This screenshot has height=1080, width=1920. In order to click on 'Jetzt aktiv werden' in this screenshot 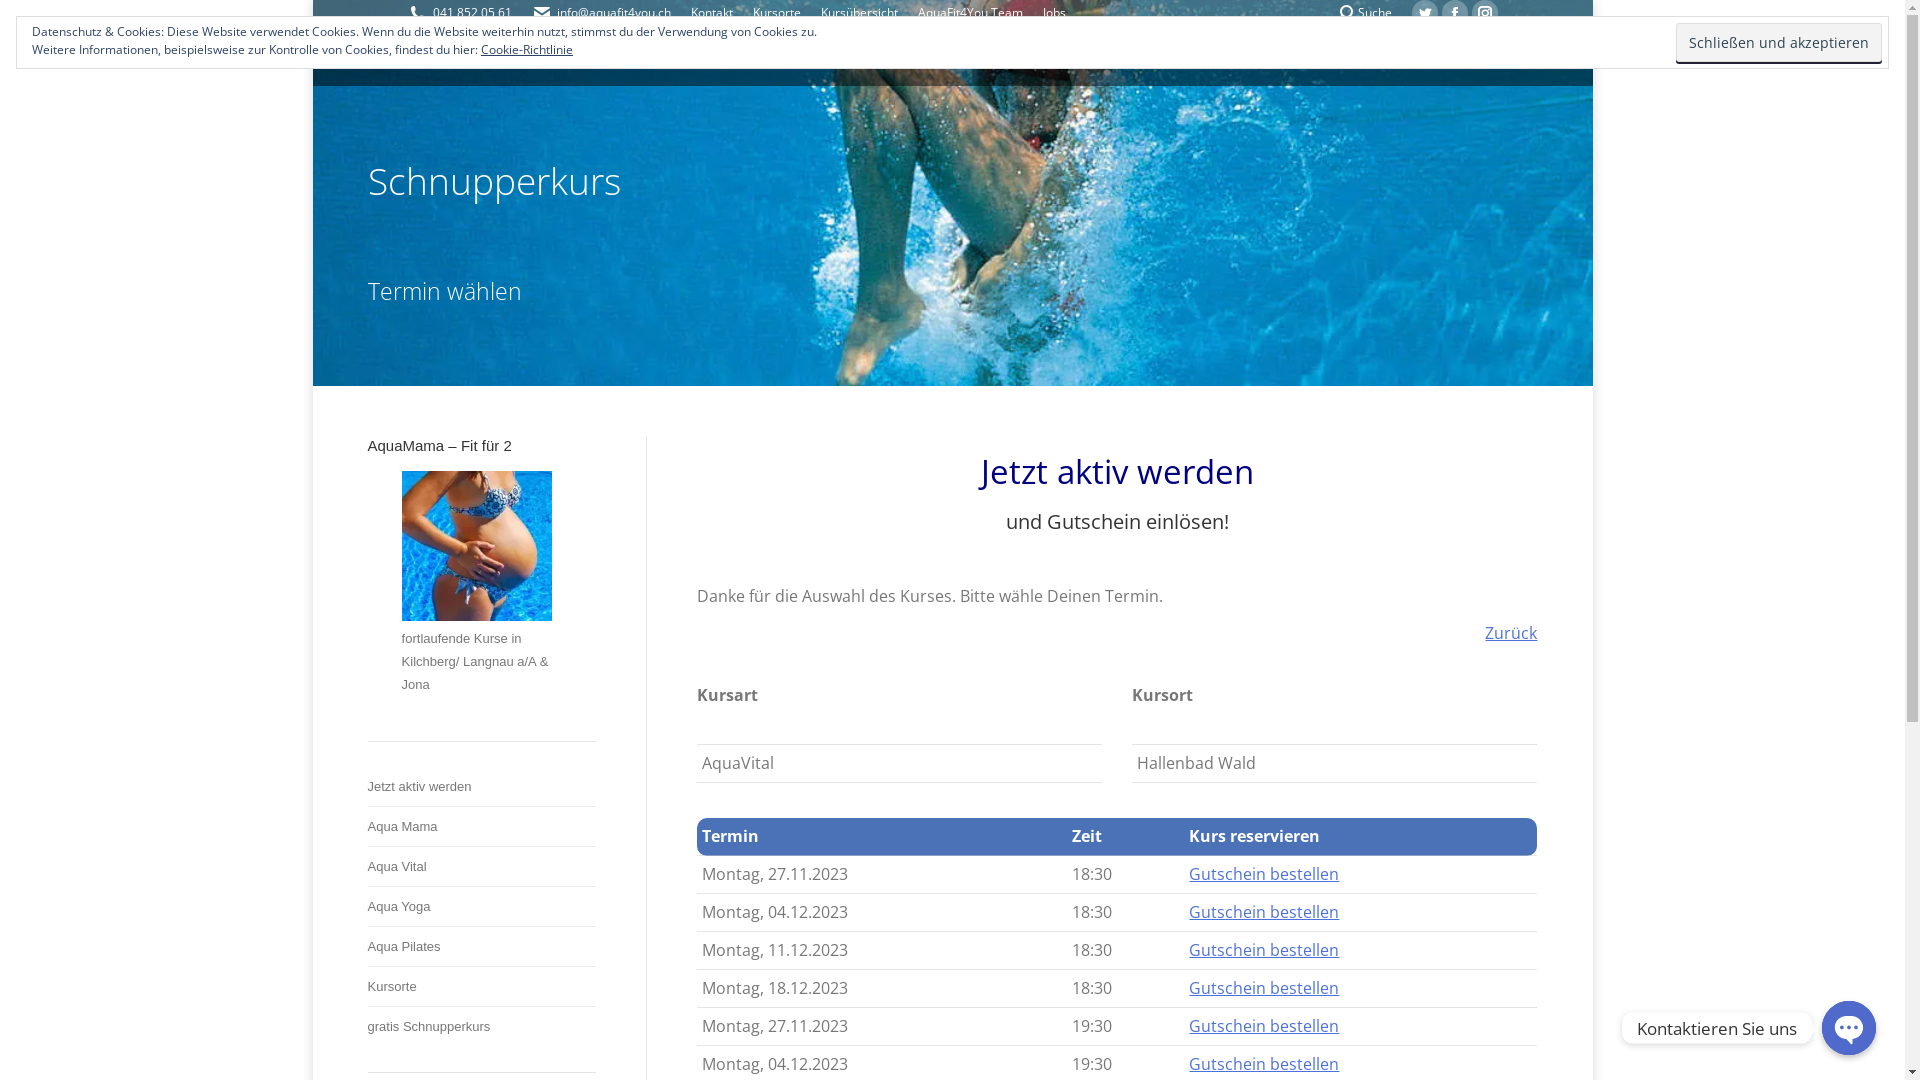, I will do `click(419, 785)`.